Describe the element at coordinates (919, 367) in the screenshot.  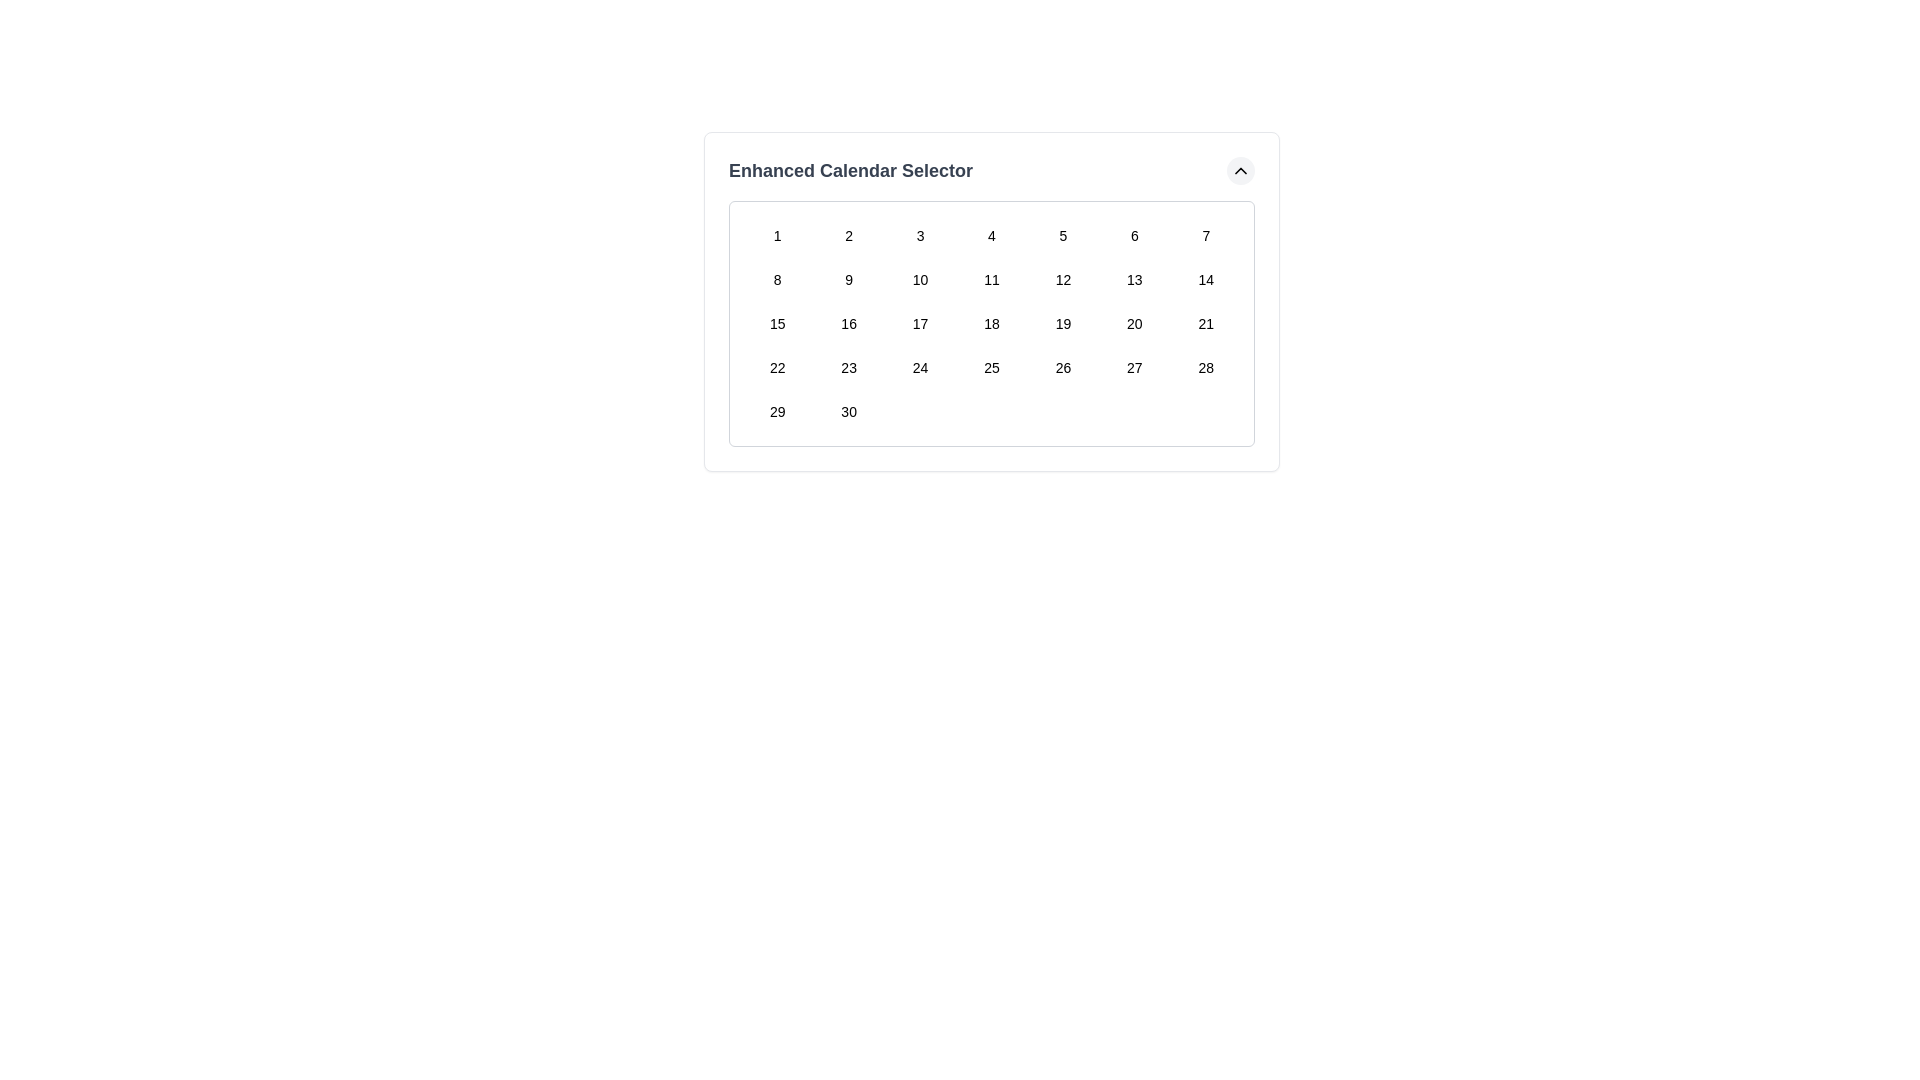
I see `the button that allows the user to select the 24th day in the calendar interface, located in the fourth row and third column of the 7-column grid` at that location.